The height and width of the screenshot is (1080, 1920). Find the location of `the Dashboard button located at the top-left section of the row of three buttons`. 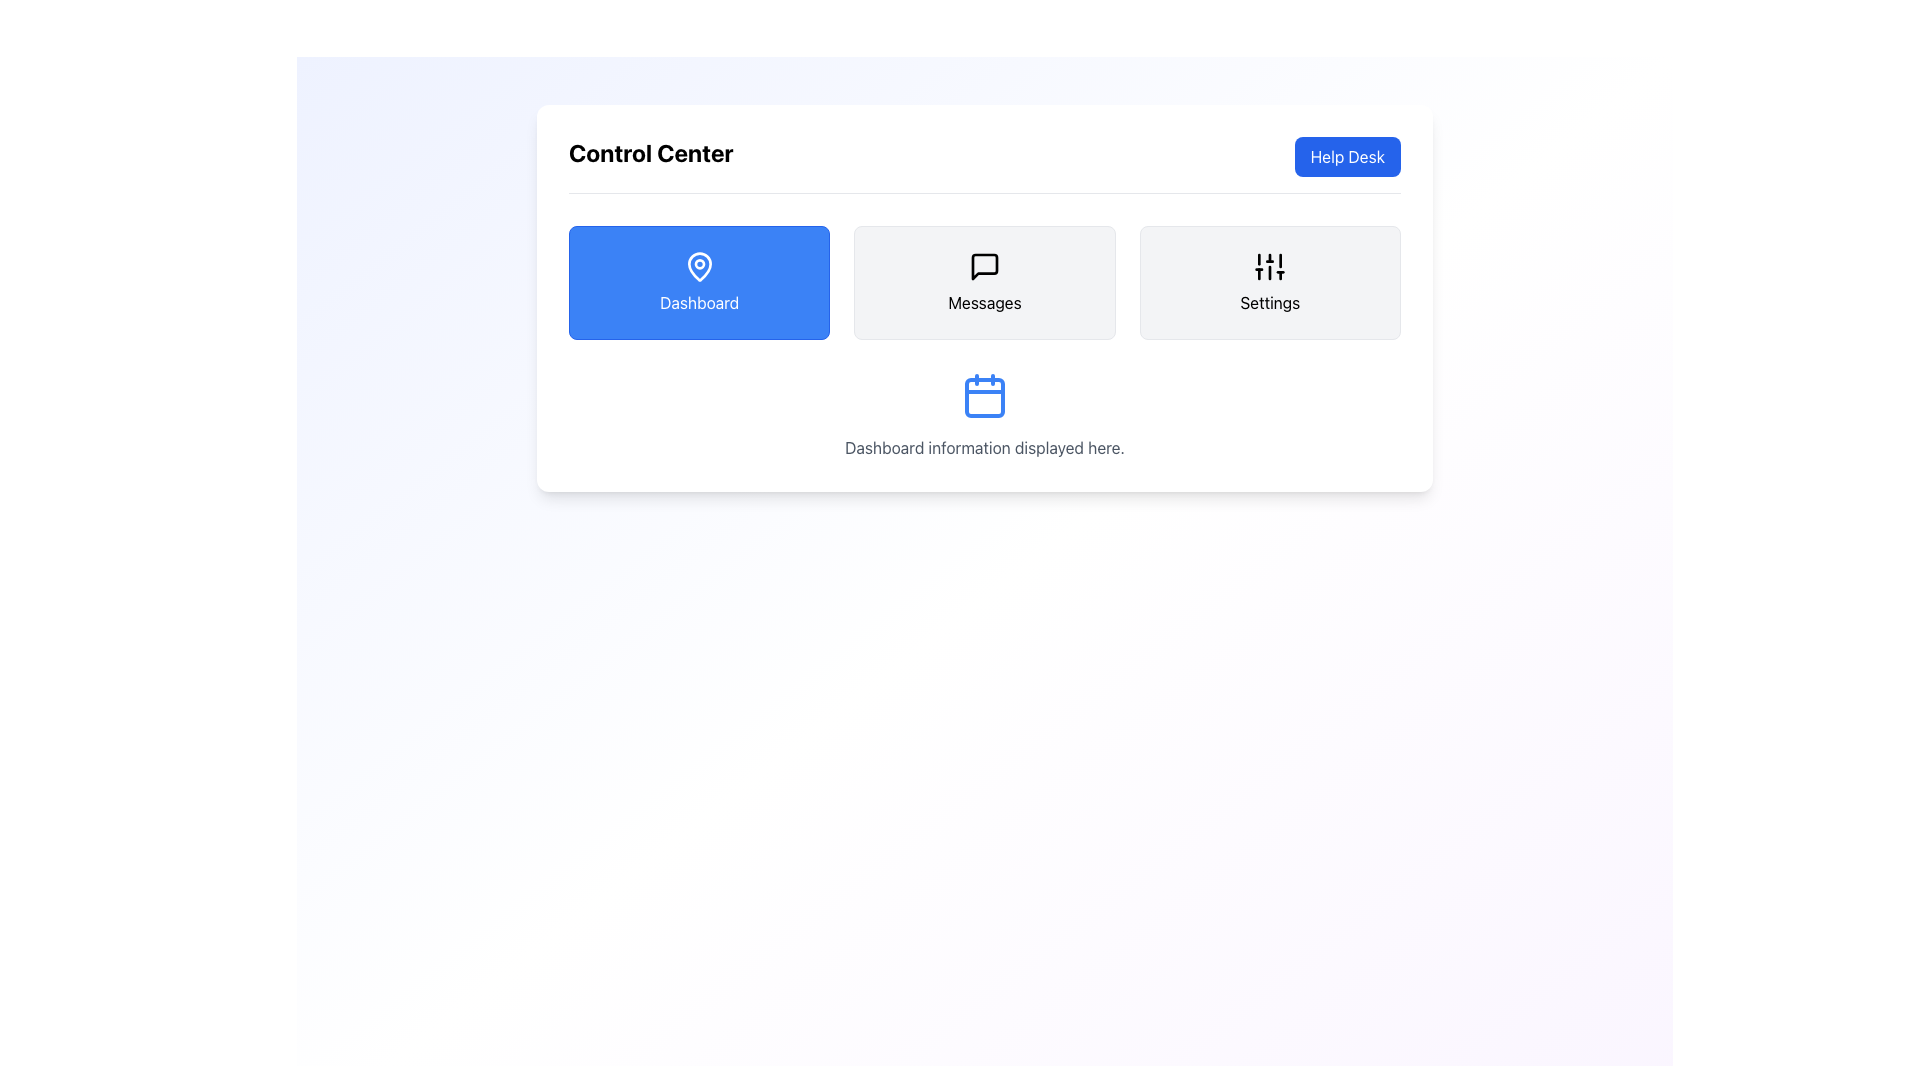

the Dashboard button located at the top-left section of the row of three buttons is located at coordinates (699, 282).